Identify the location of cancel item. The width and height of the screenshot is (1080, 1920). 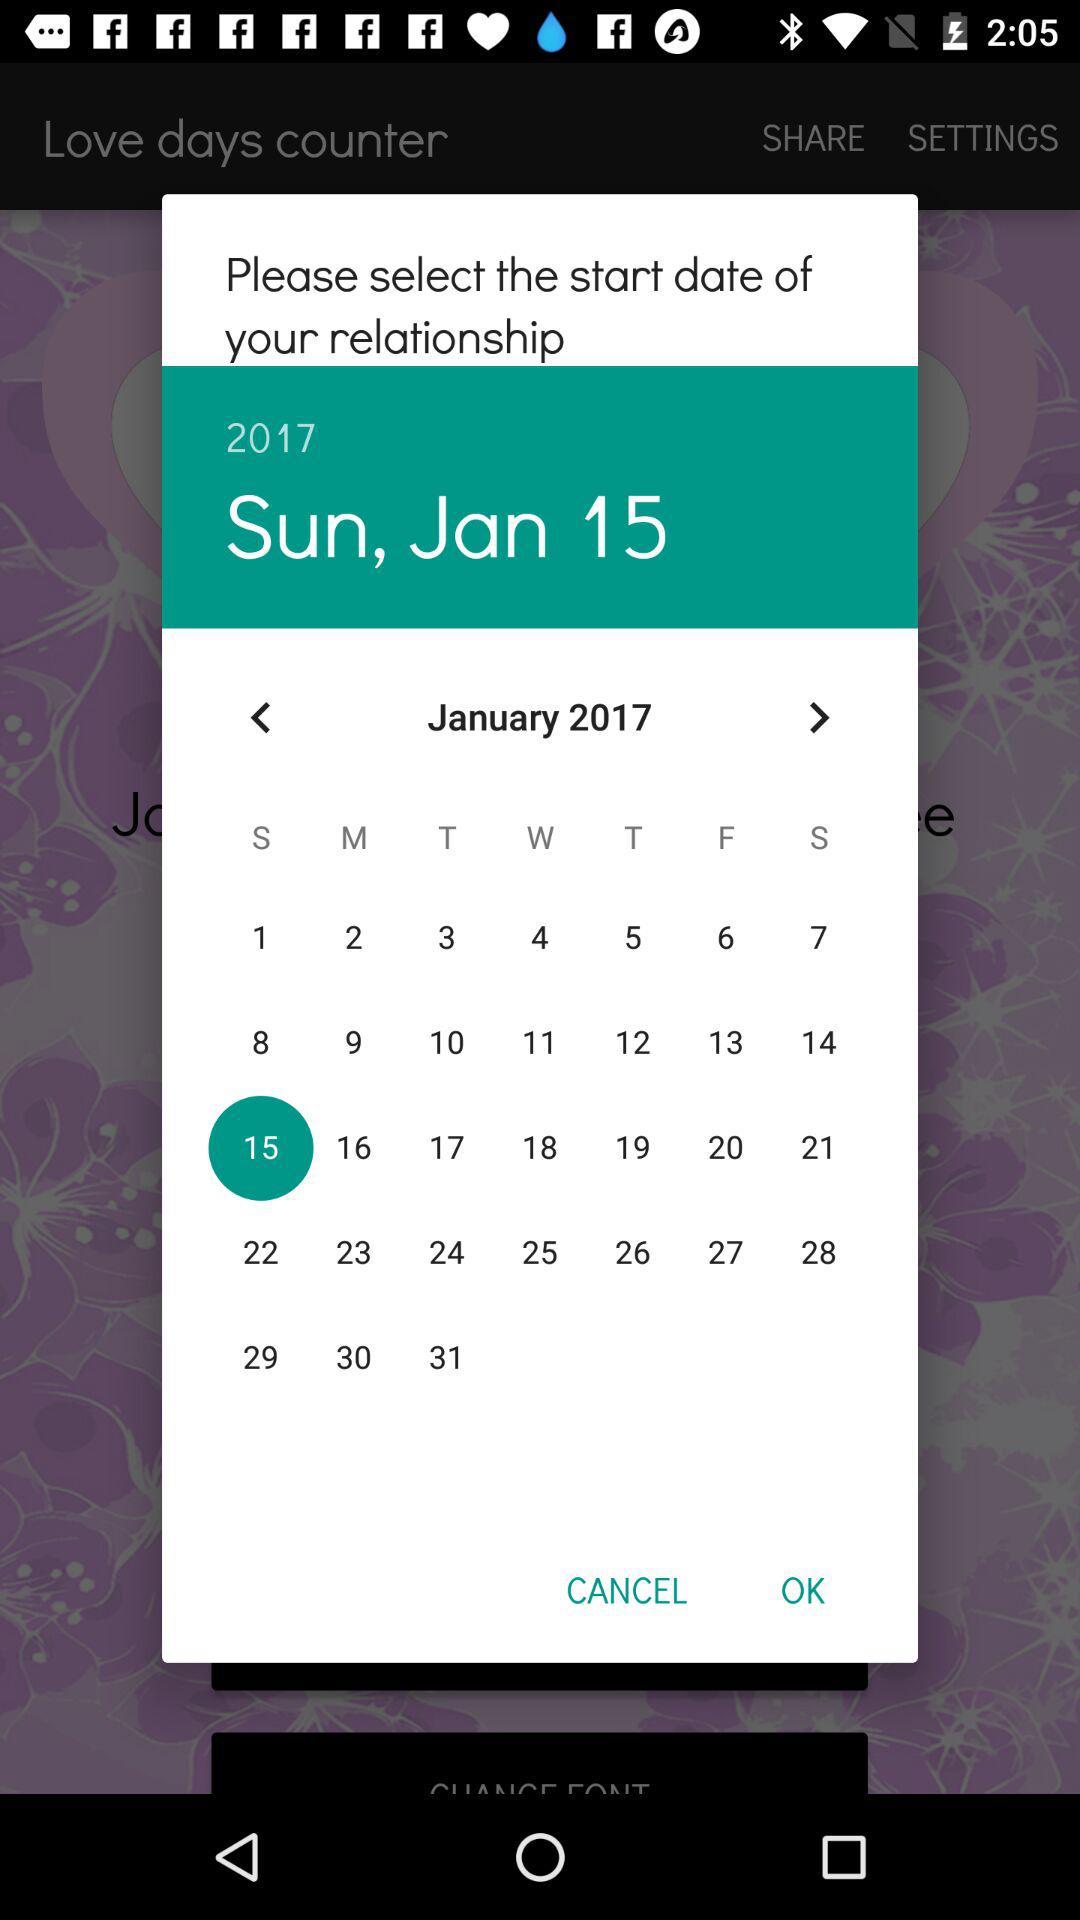
(625, 1588).